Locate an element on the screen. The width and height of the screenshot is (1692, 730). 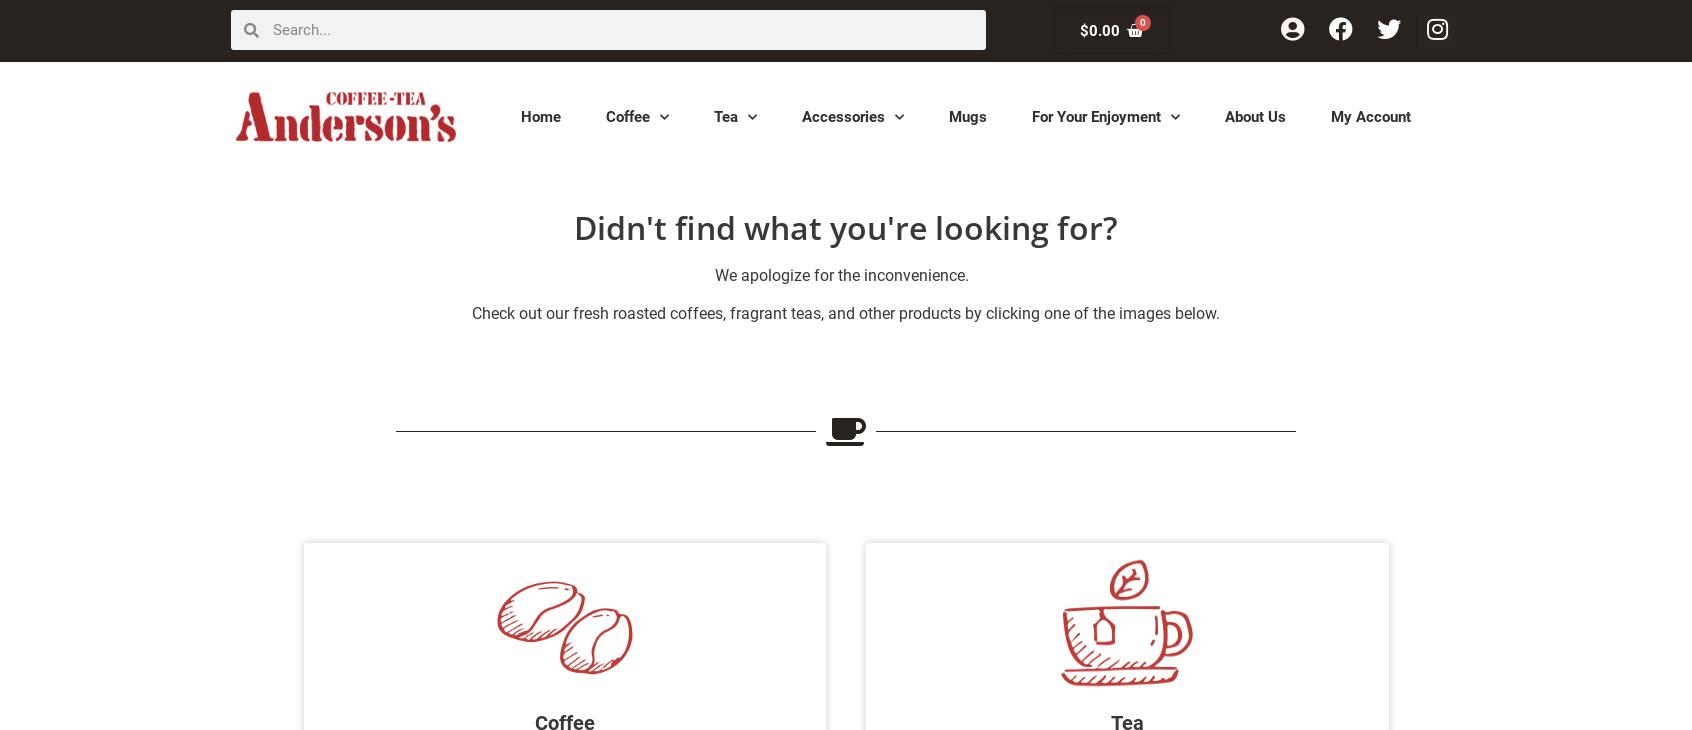
'0' is located at coordinates (1139, 21).